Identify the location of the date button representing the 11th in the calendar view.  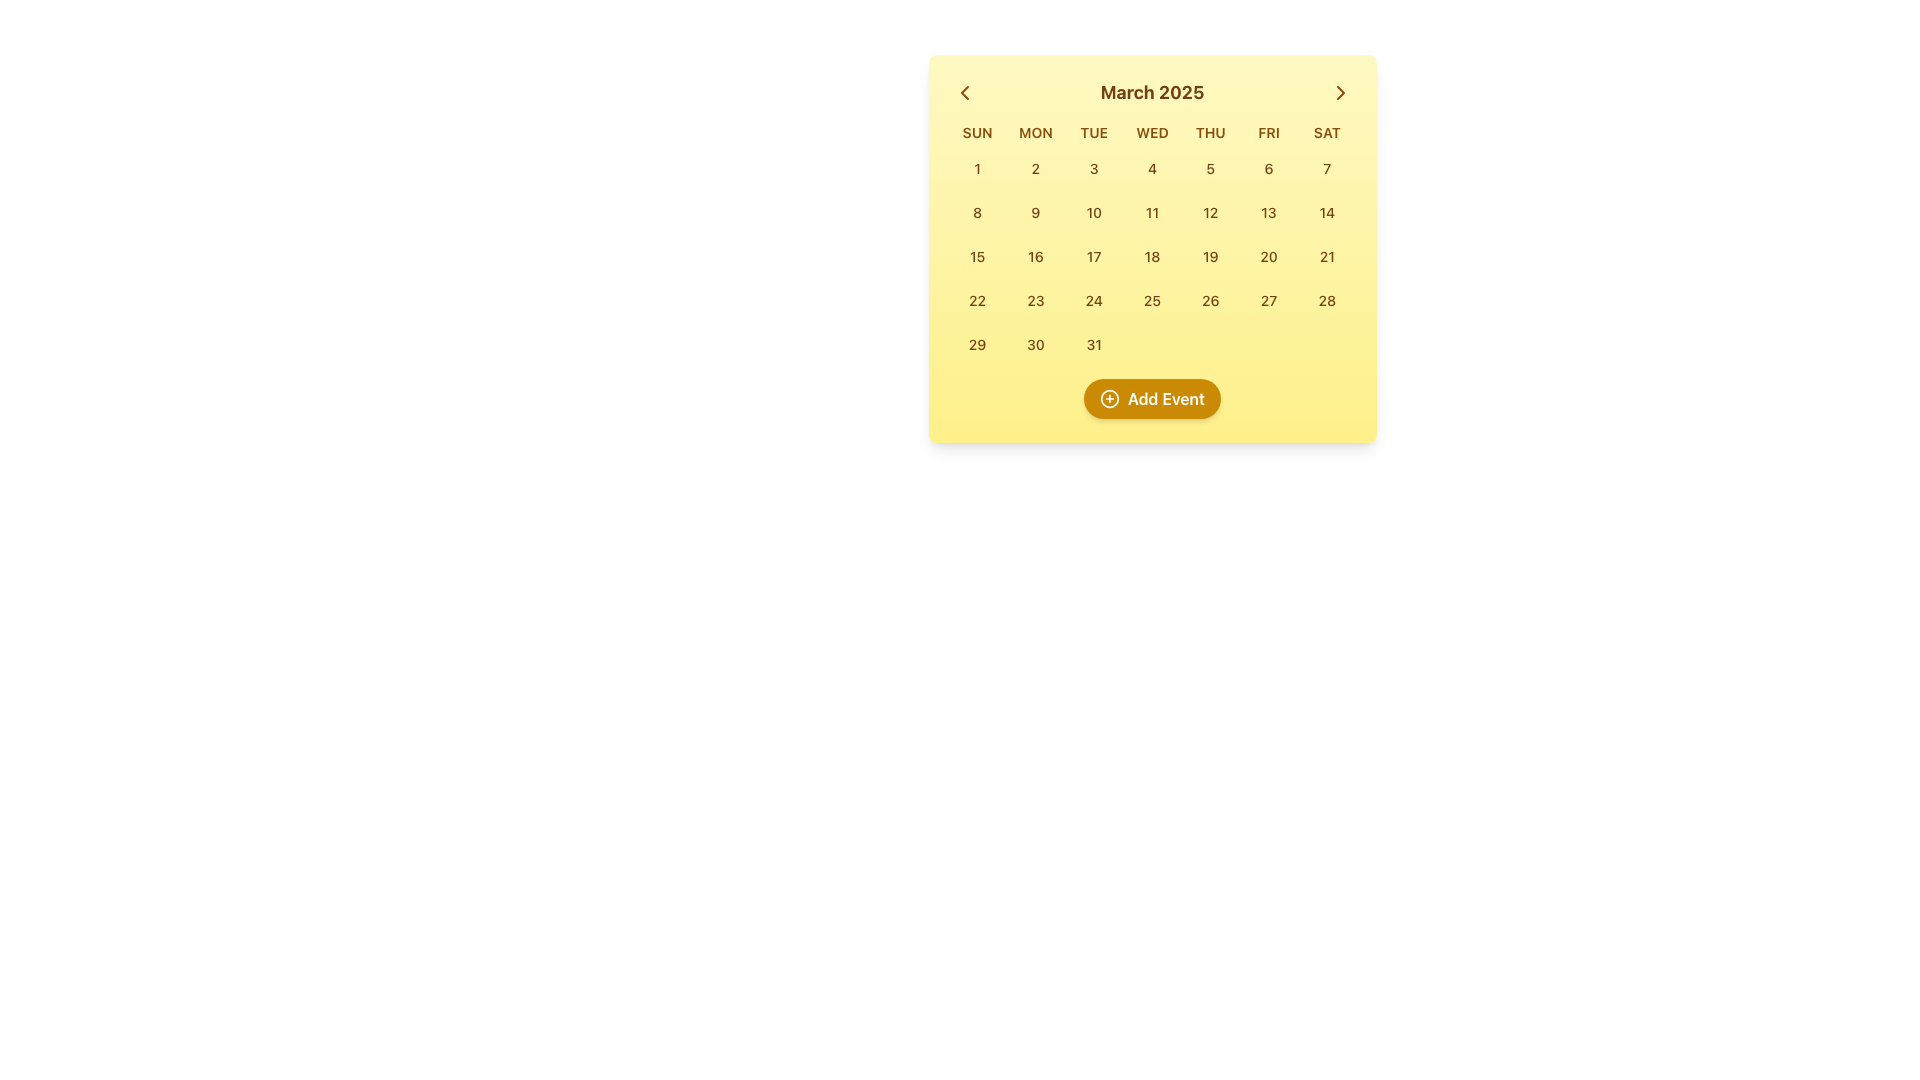
(1152, 212).